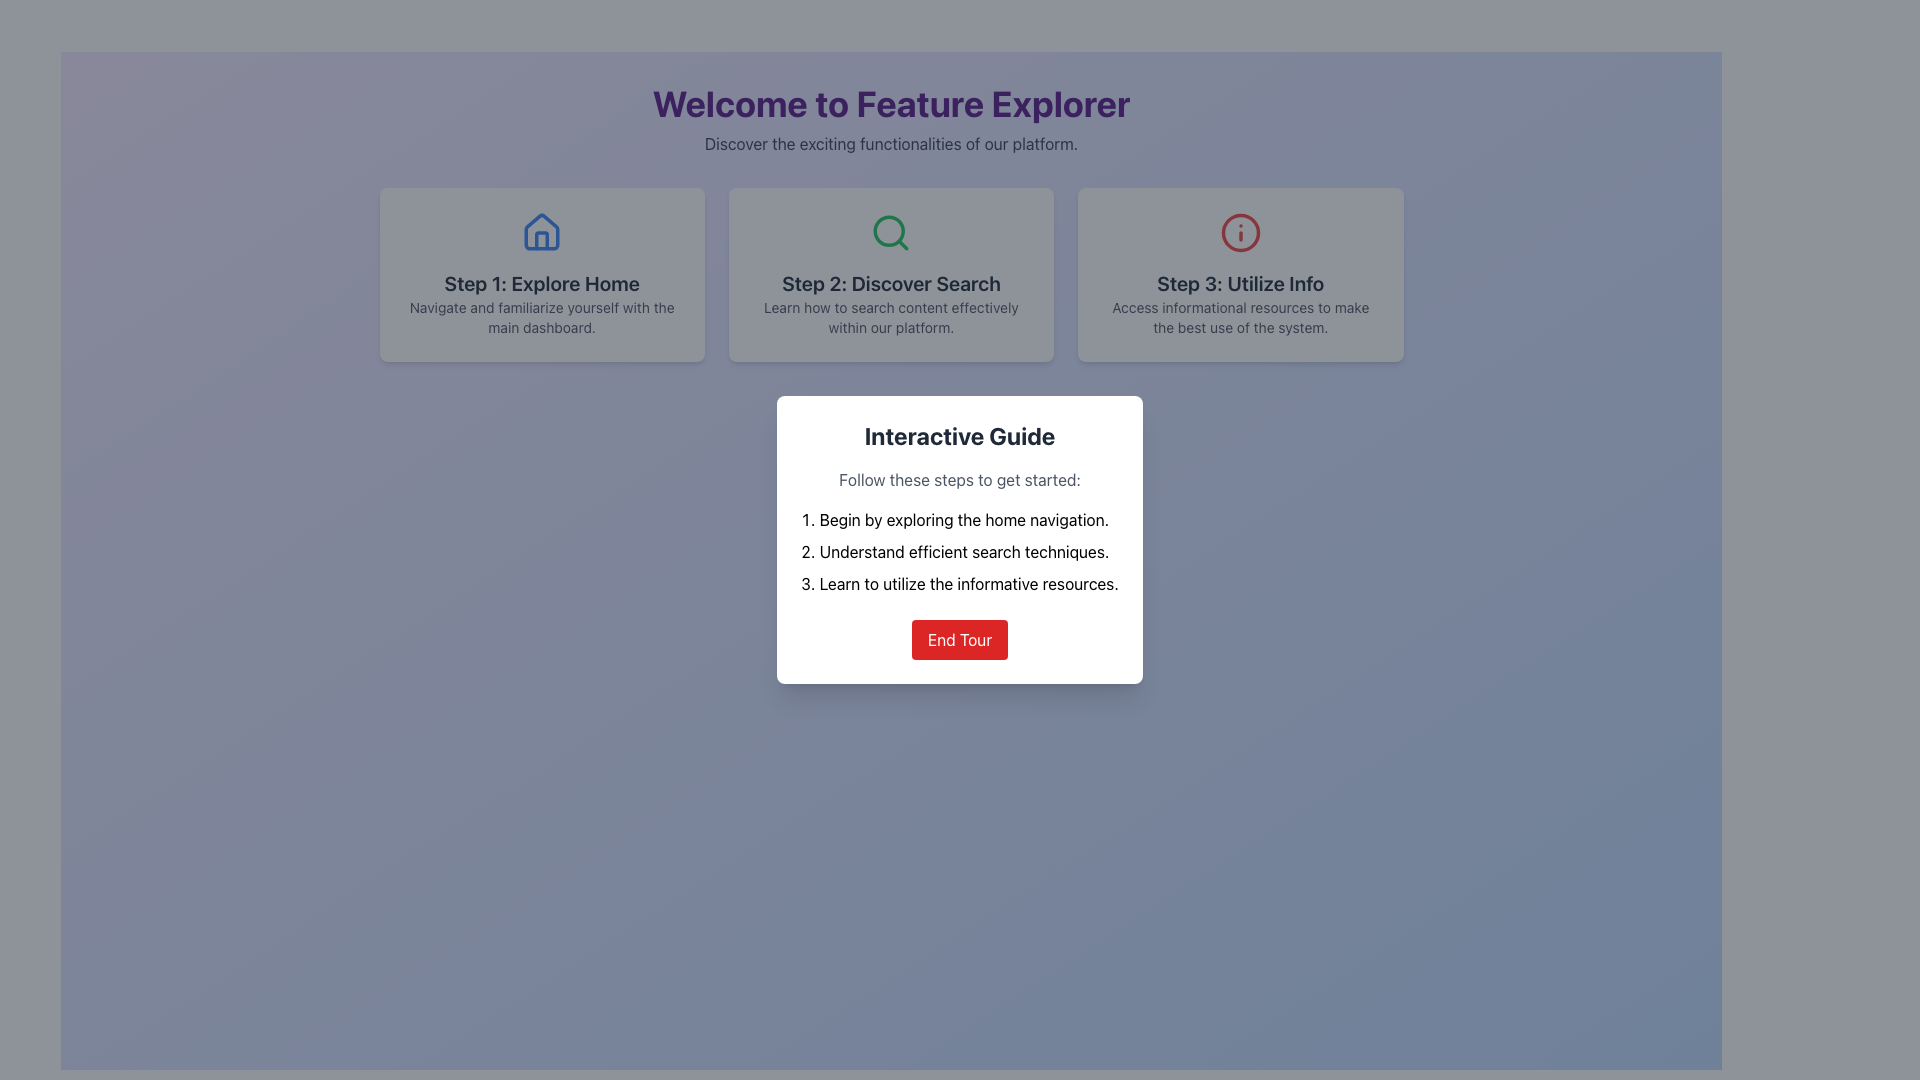 The height and width of the screenshot is (1080, 1920). I want to click on the text header that states 'Welcome to Feature Explorer' and the descriptive text below it, so click(890, 119).